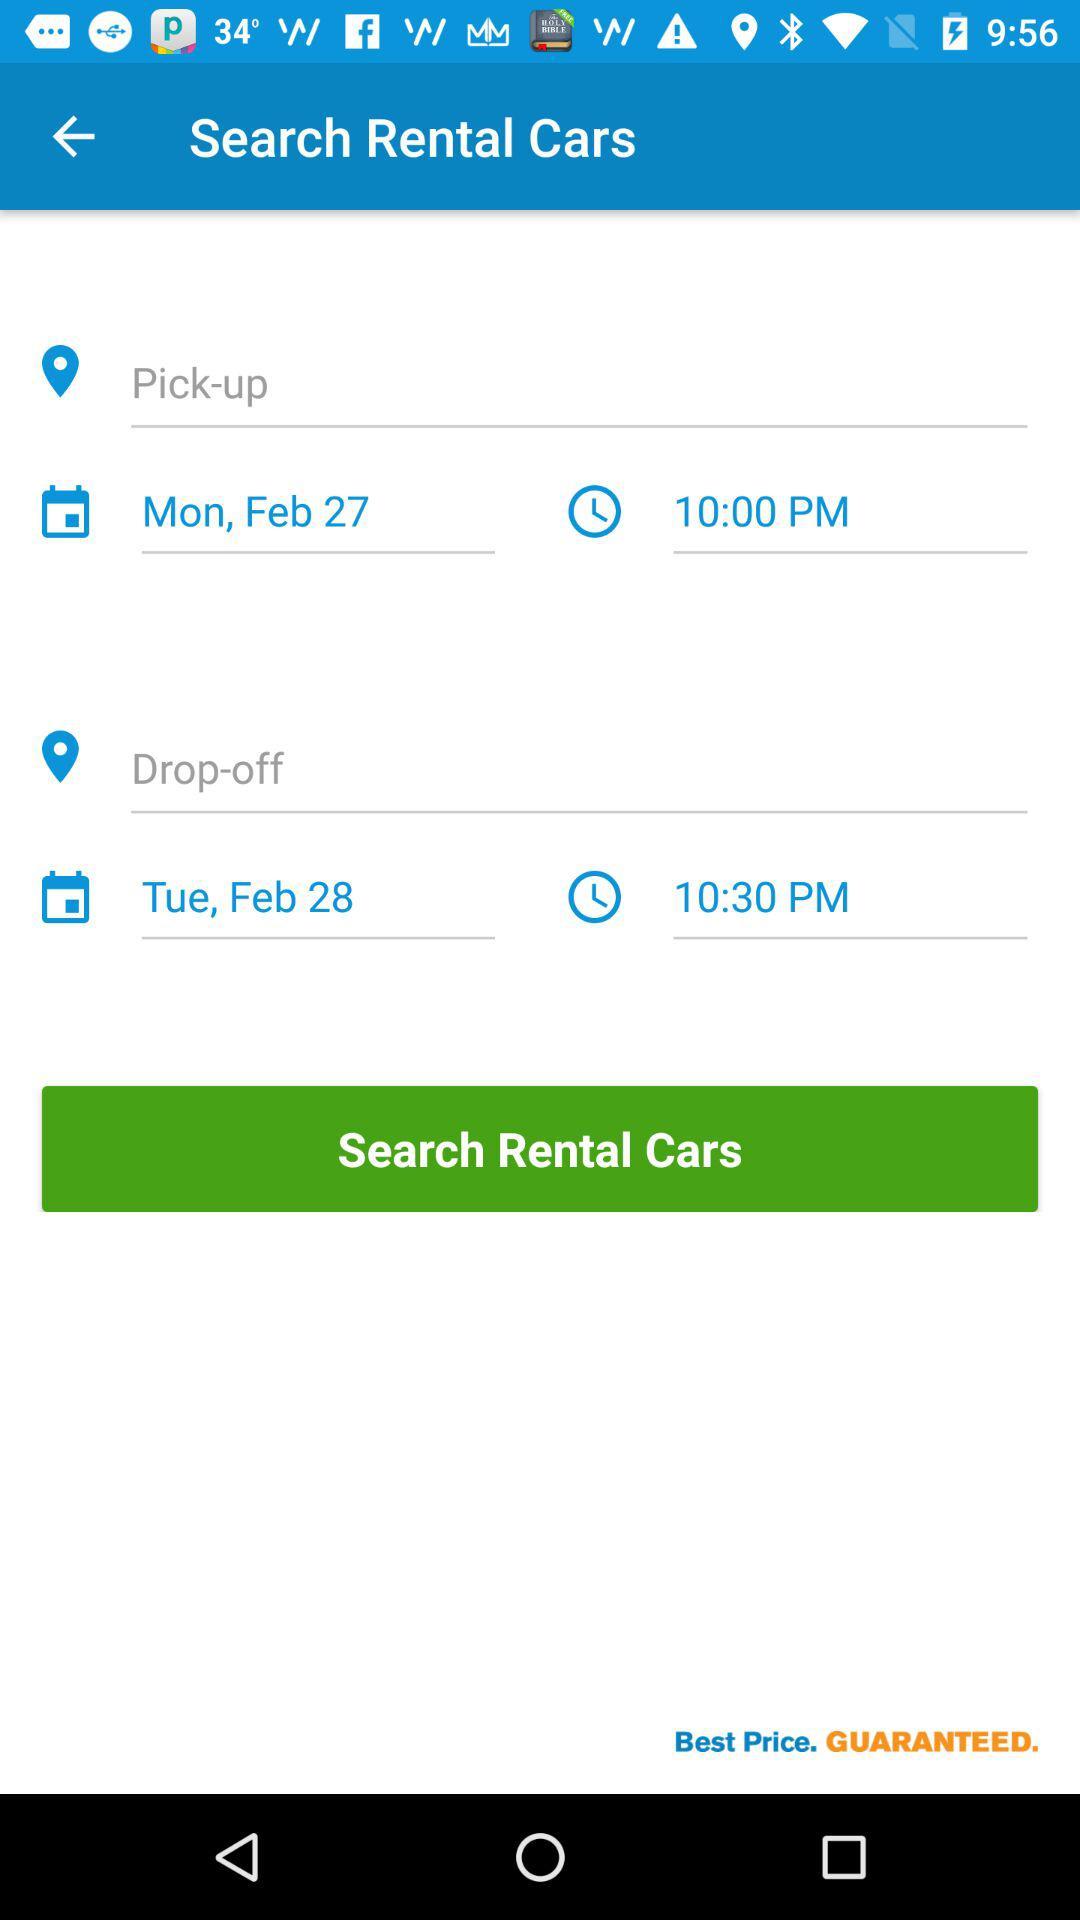 This screenshot has height=1920, width=1080. I want to click on previous, so click(579, 770).